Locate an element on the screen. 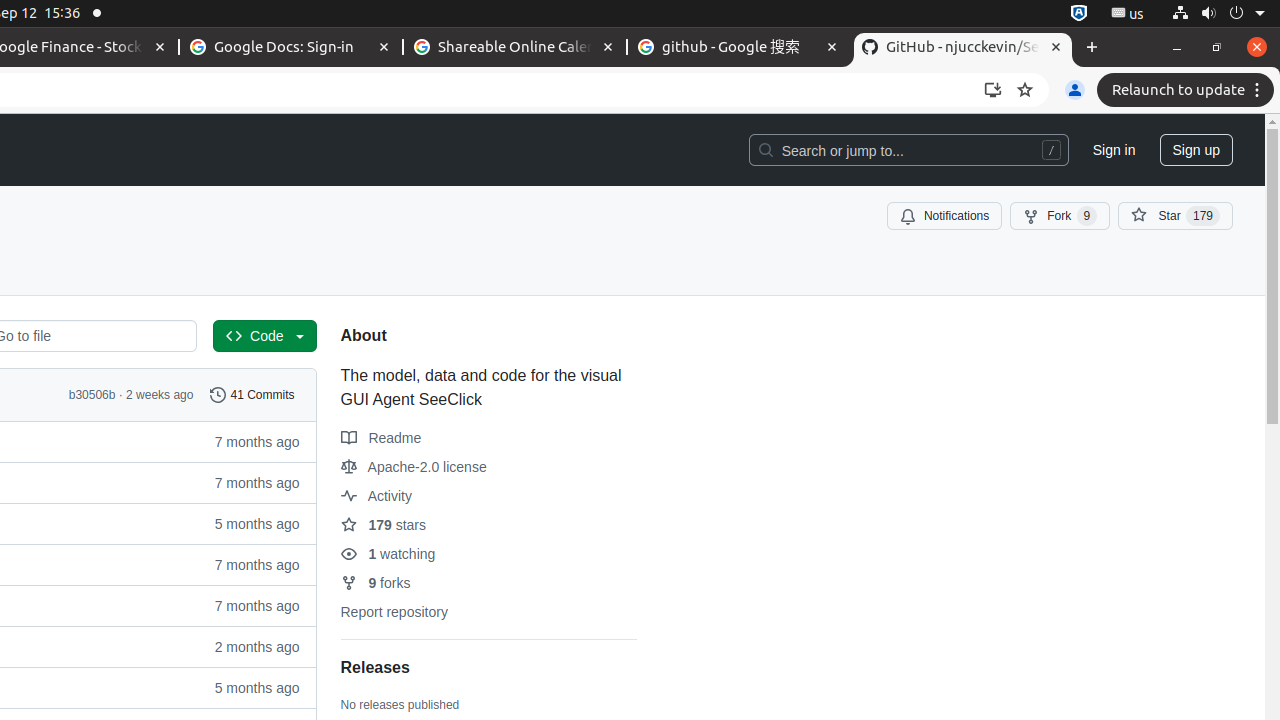 This screenshot has height=720, width=1280. 'Sign up' is located at coordinates (1196, 148).